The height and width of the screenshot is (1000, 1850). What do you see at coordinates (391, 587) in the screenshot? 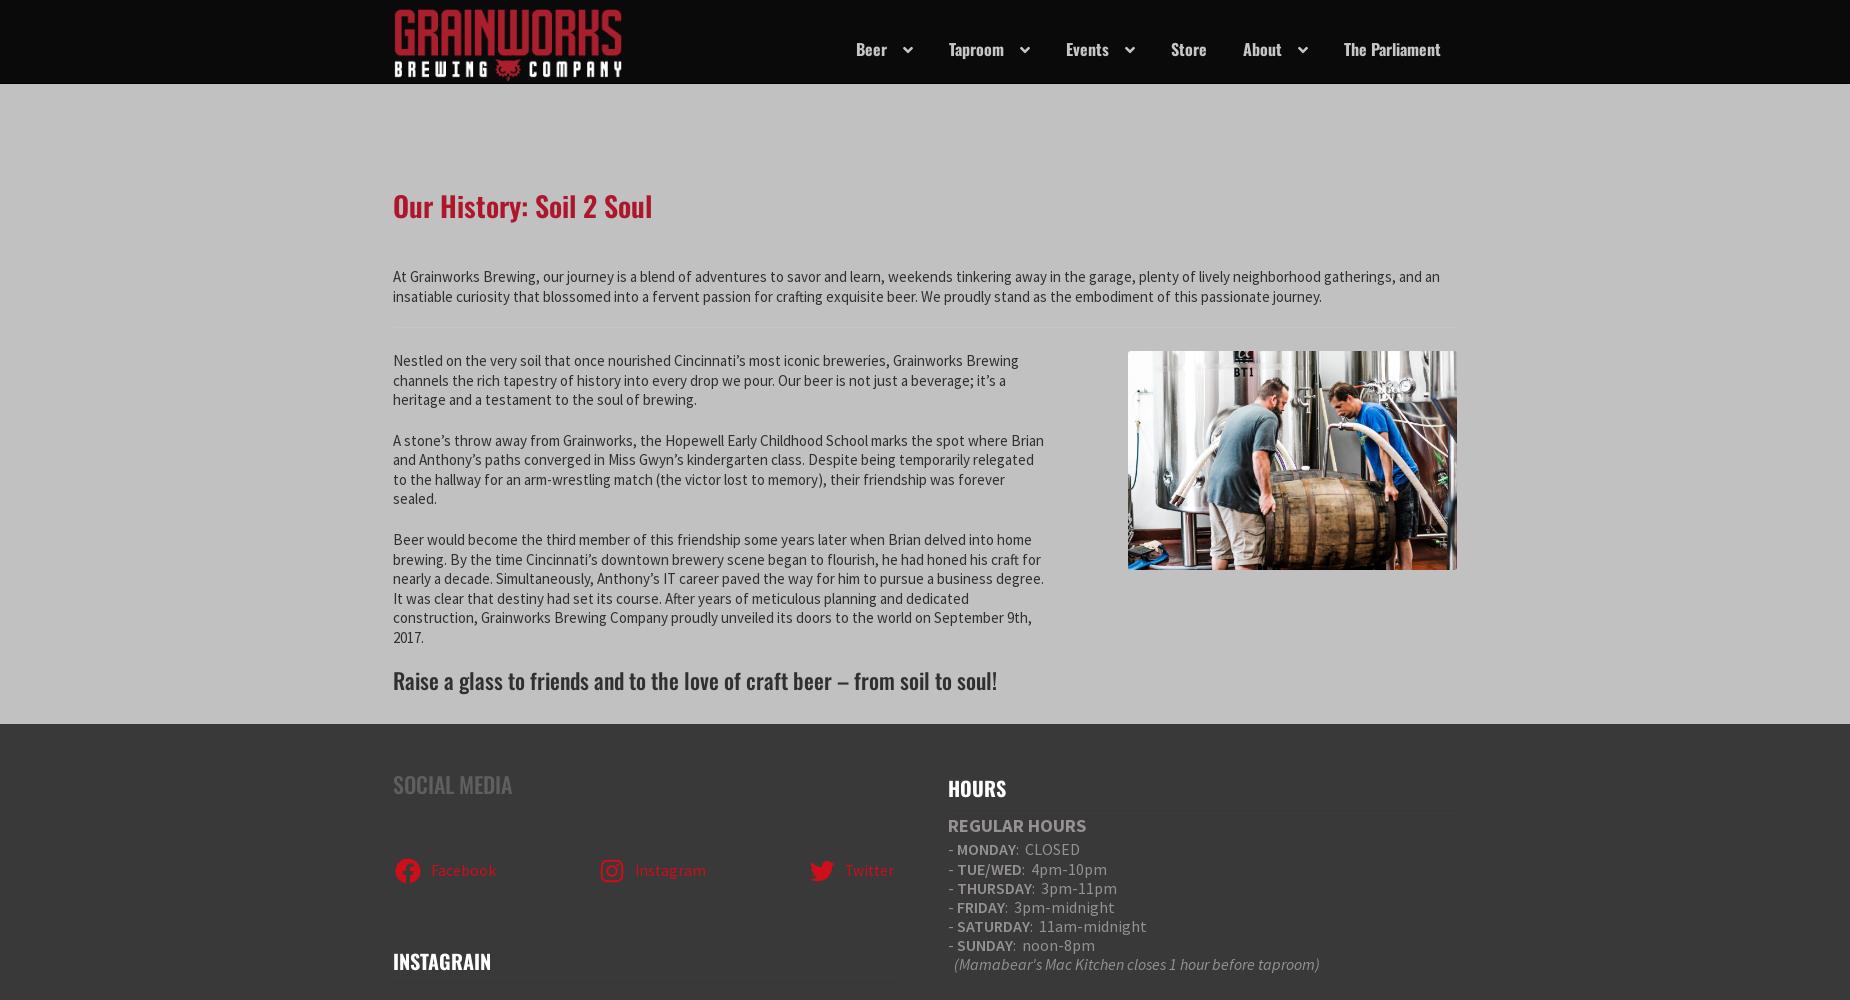
I see `'Beer would become the third member of this friendship some years later when Brian delved into home brewing. By the time Cincinnati’s downtown brewery scene began to flourish, he had honed his craft for nearly a decade. Simultaneously, Anthony’s IT career paved the way for him to pursue a business degree. It was clear that destiny had set its course. After years of meticulous planning and dedicated construction, Grainworks Brewing Company proudly unveiled its doors to the world on September 9th, 2017.'` at bounding box center [391, 587].